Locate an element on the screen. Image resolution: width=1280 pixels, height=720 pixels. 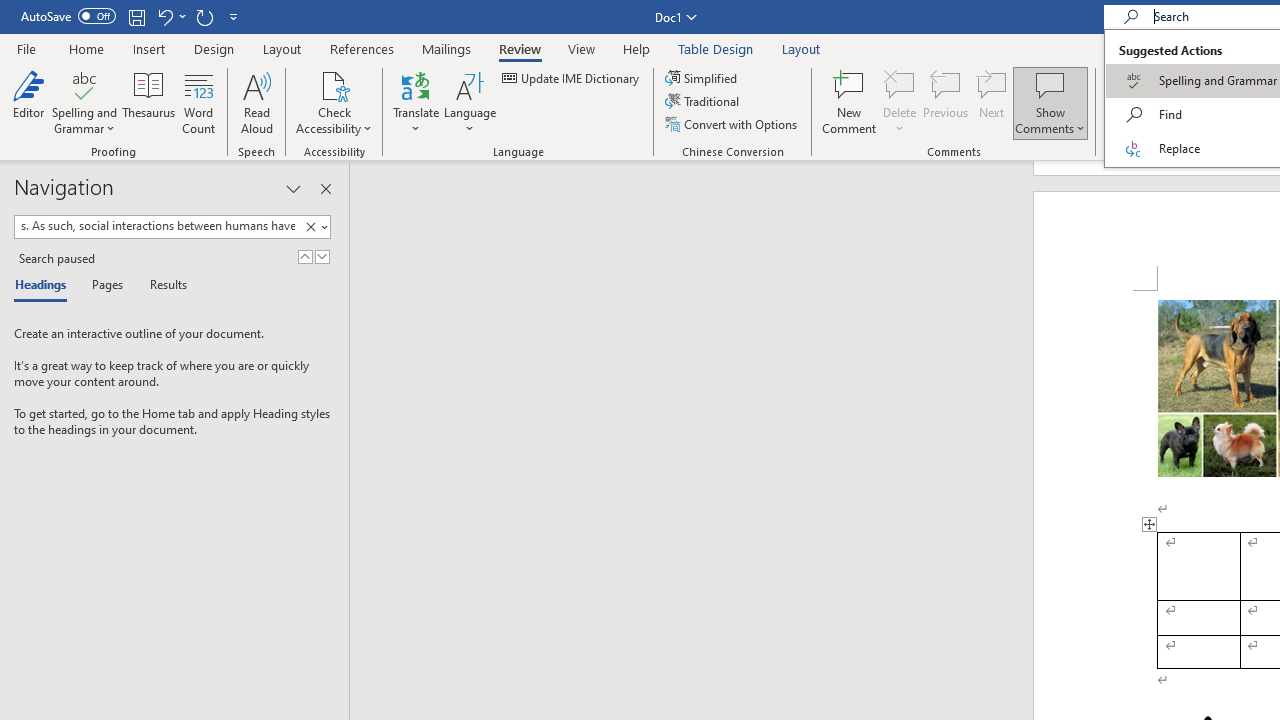
'References' is located at coordinates (362, 48).